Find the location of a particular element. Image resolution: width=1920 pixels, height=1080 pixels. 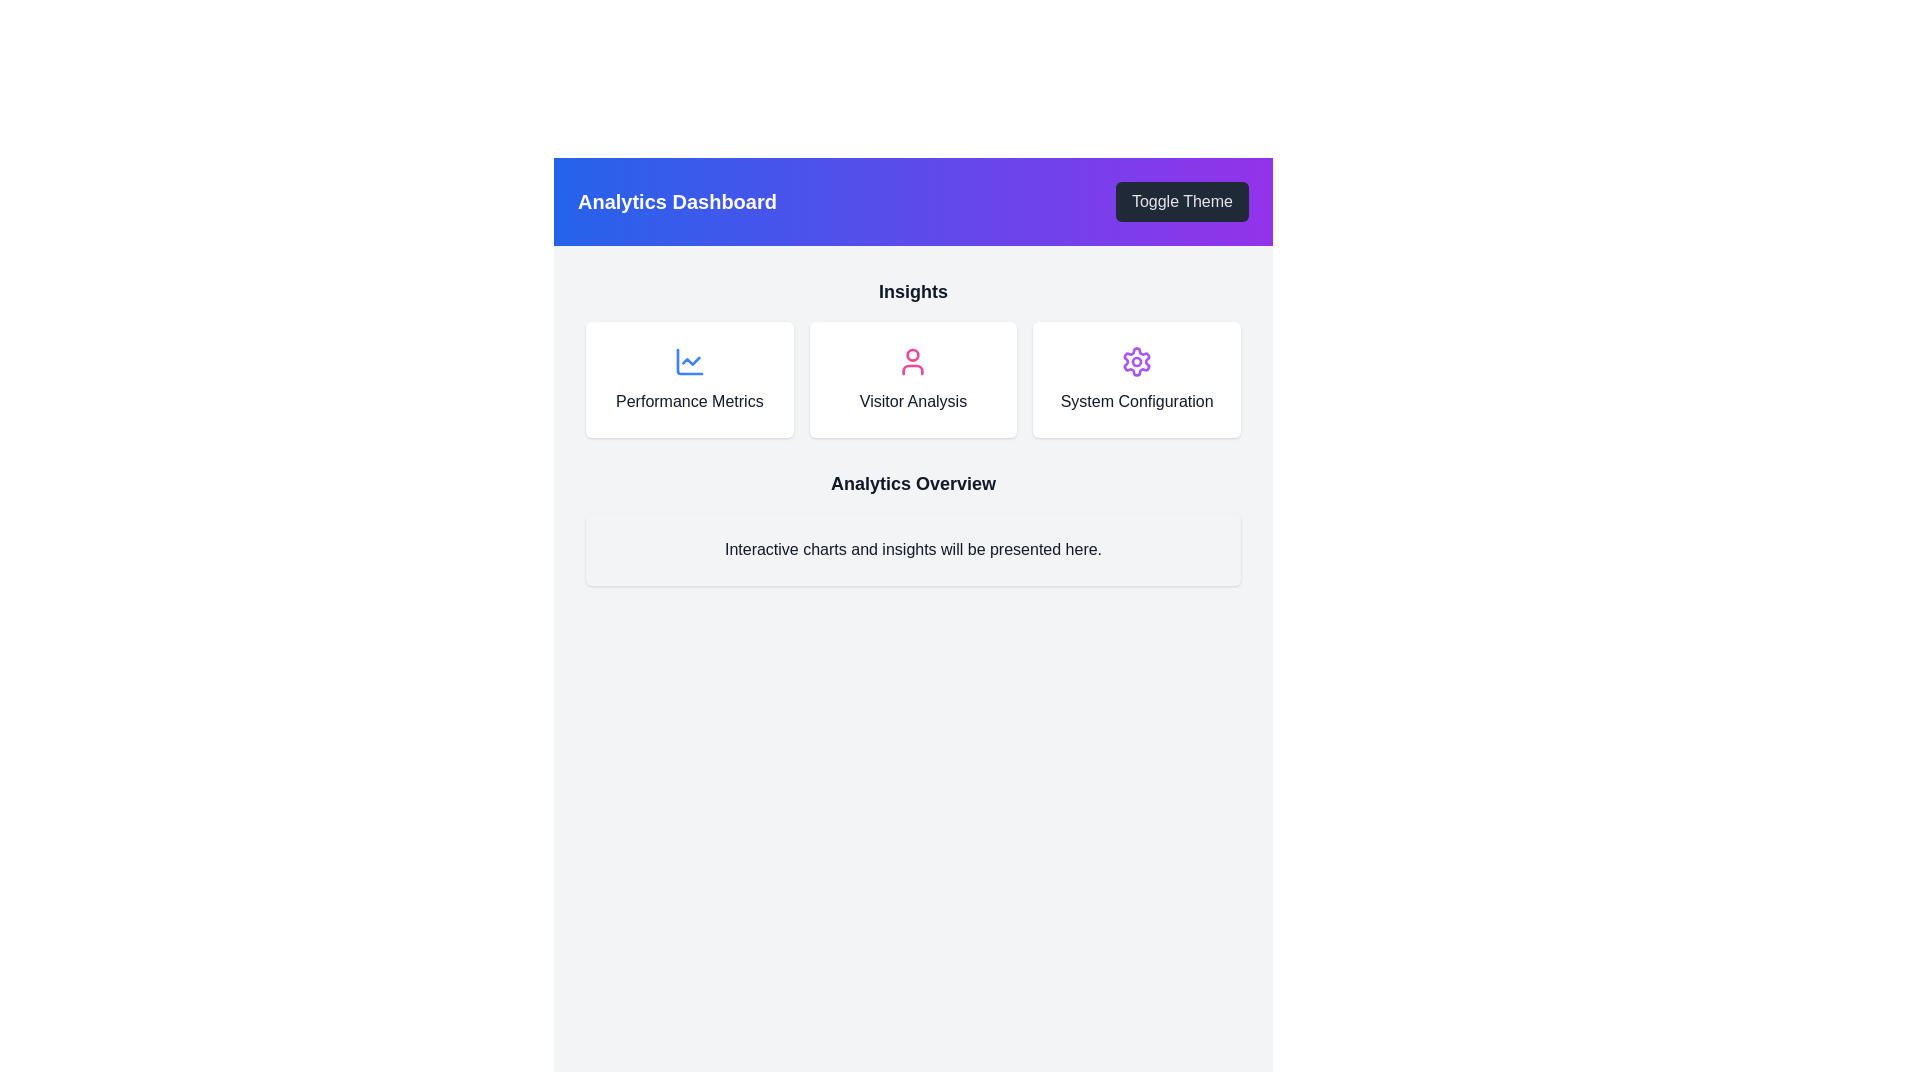

the 'Analytics Dashboard' title text located at the top left of the interface header, before the 'Toggle Theme' button is located at coordinates (677, 201).